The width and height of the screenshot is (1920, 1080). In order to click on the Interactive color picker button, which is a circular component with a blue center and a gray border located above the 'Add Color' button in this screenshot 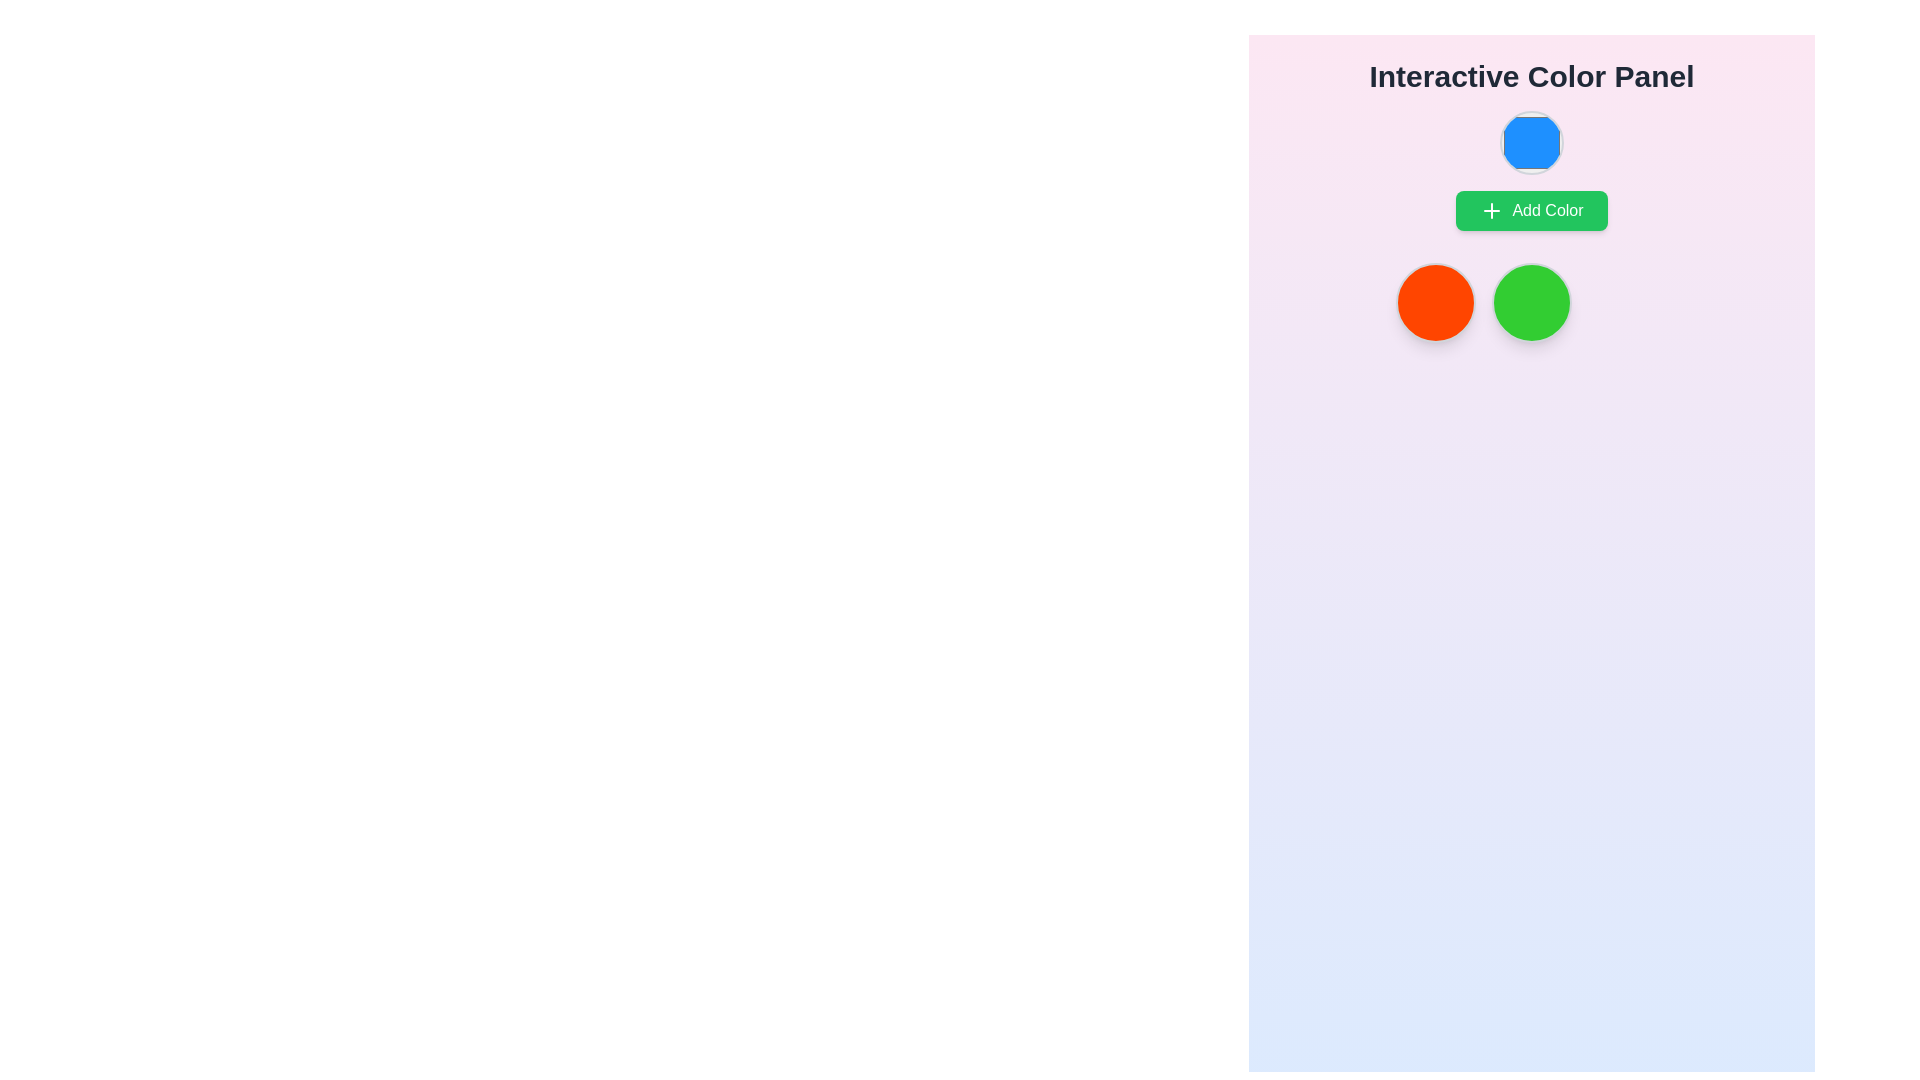, I will do `click(1530, 141)`.